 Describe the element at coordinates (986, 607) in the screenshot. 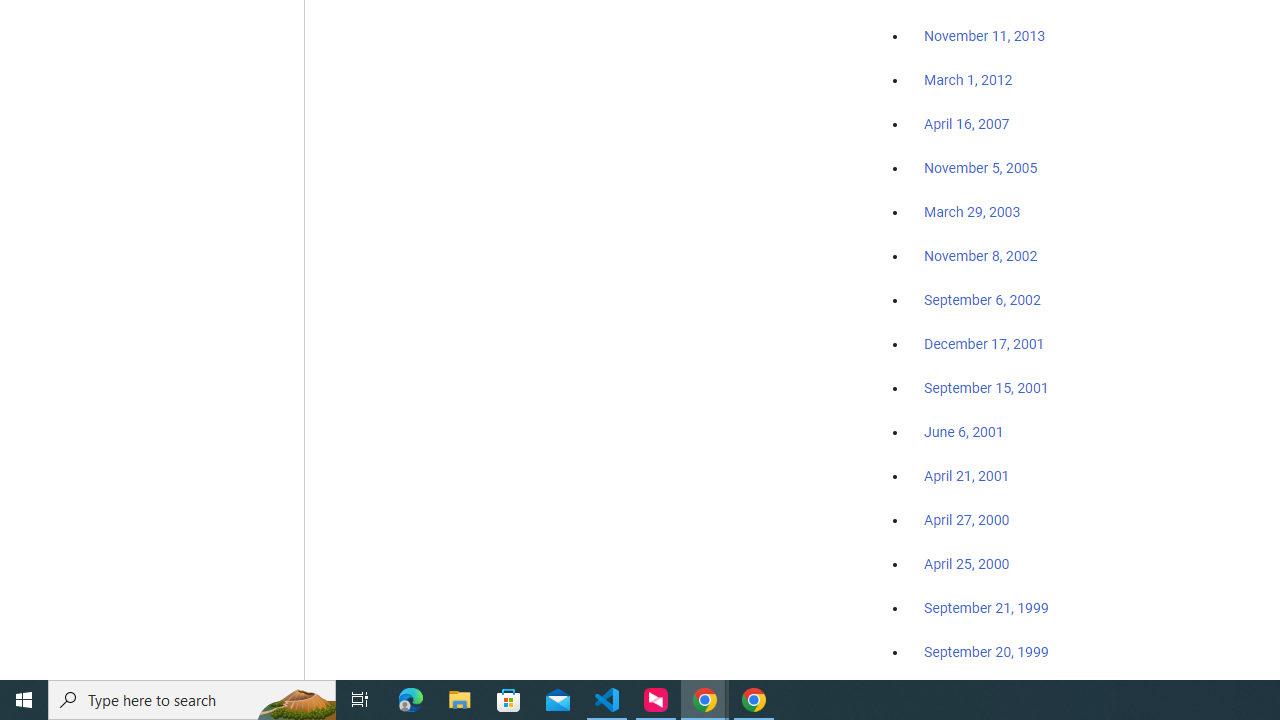

I see `'September 21, 1999'` at that location.